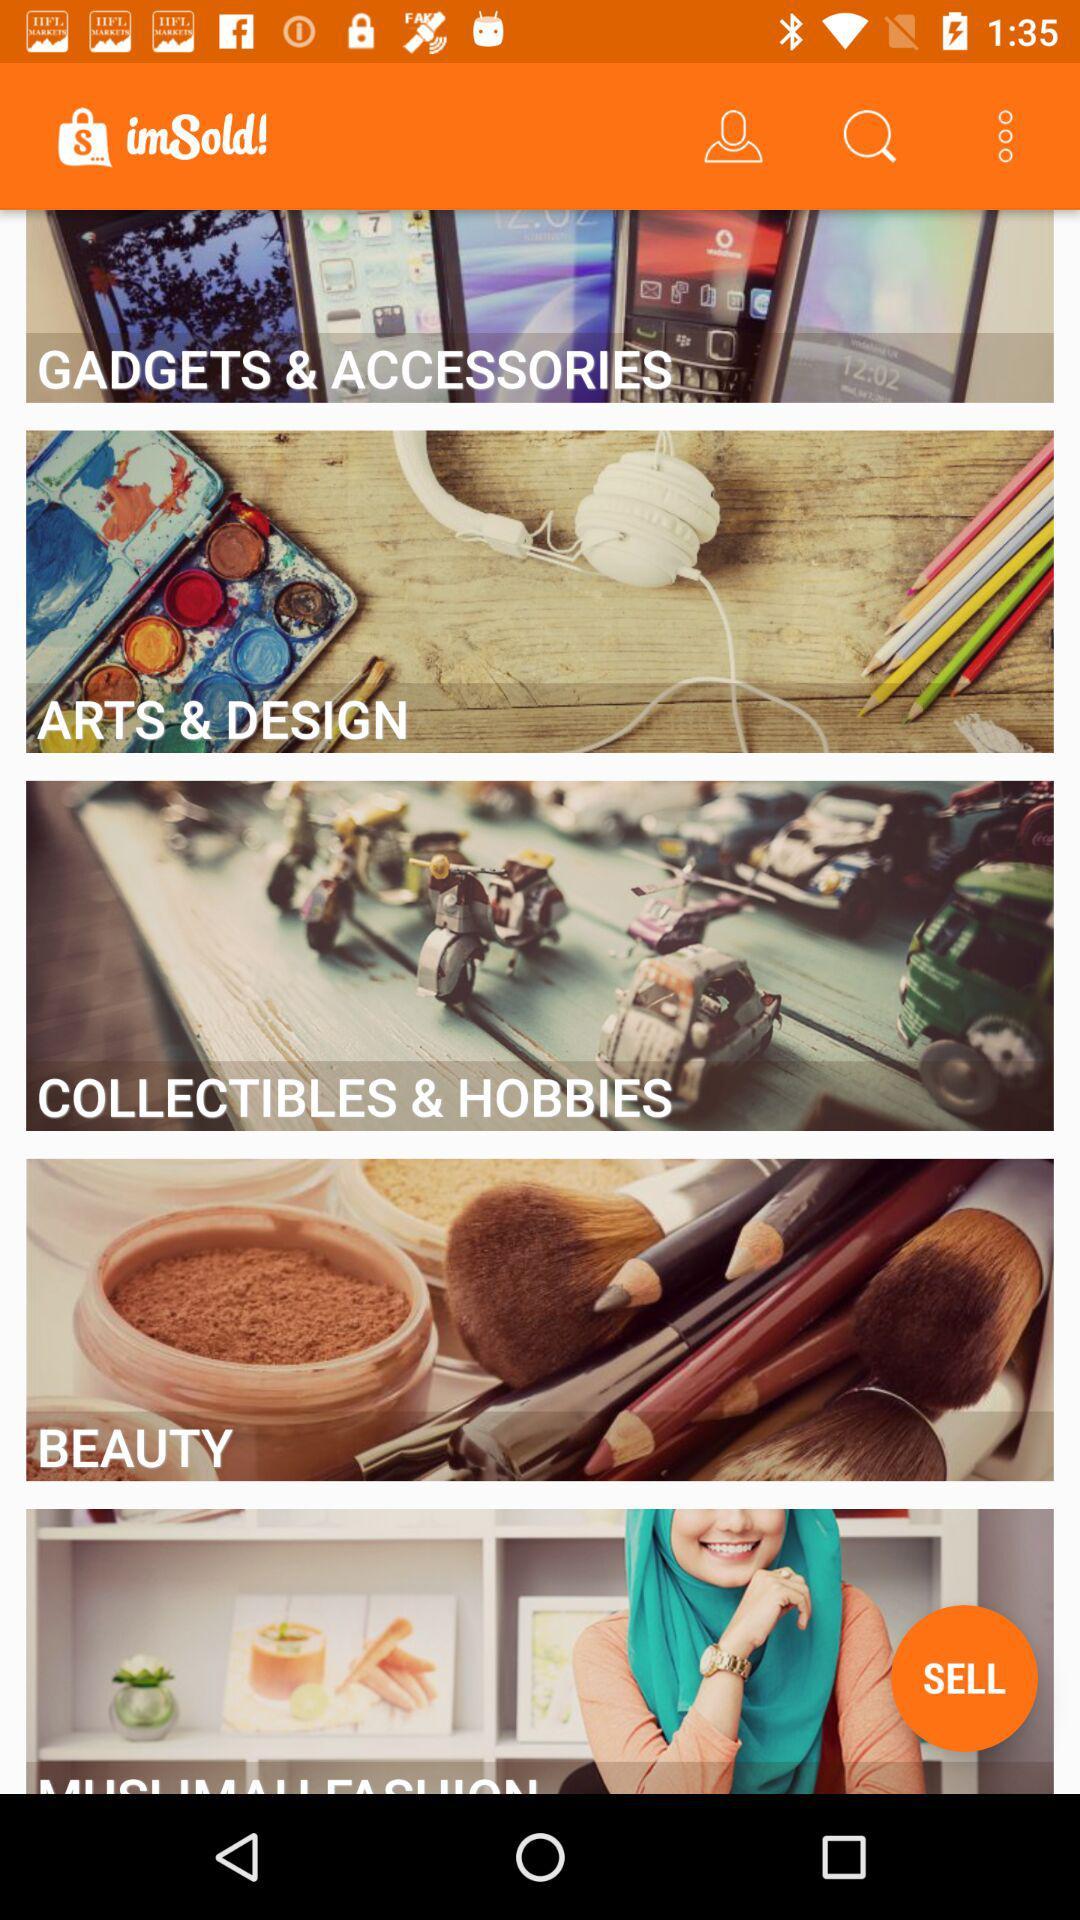 The height and width of the screenshot is (1920, 1080). What do you see at coordinates (963, 1678) in the screenshot?
I see `item at the bottom right corner` at bounding box center [963, 1678].